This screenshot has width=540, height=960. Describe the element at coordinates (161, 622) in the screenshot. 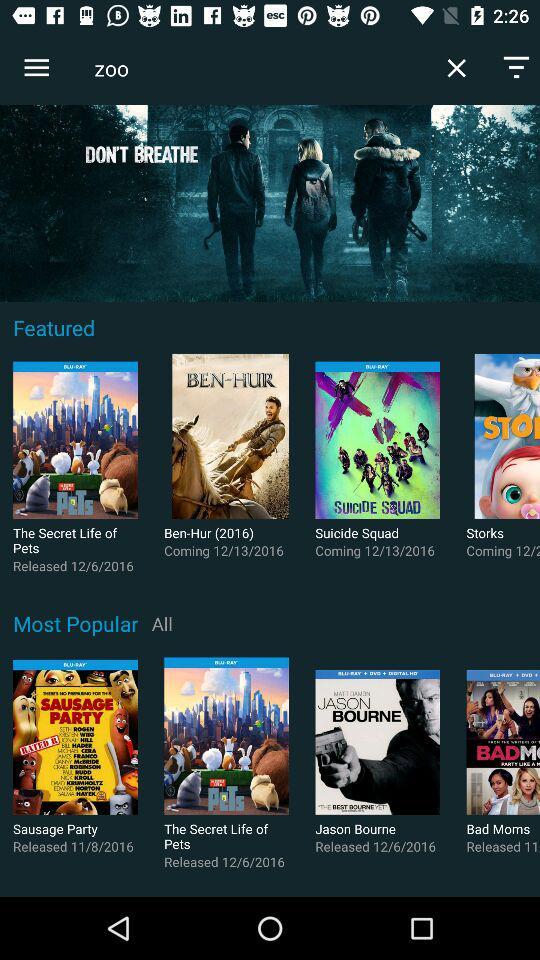

I see `icon below coming 12 13` at that location.